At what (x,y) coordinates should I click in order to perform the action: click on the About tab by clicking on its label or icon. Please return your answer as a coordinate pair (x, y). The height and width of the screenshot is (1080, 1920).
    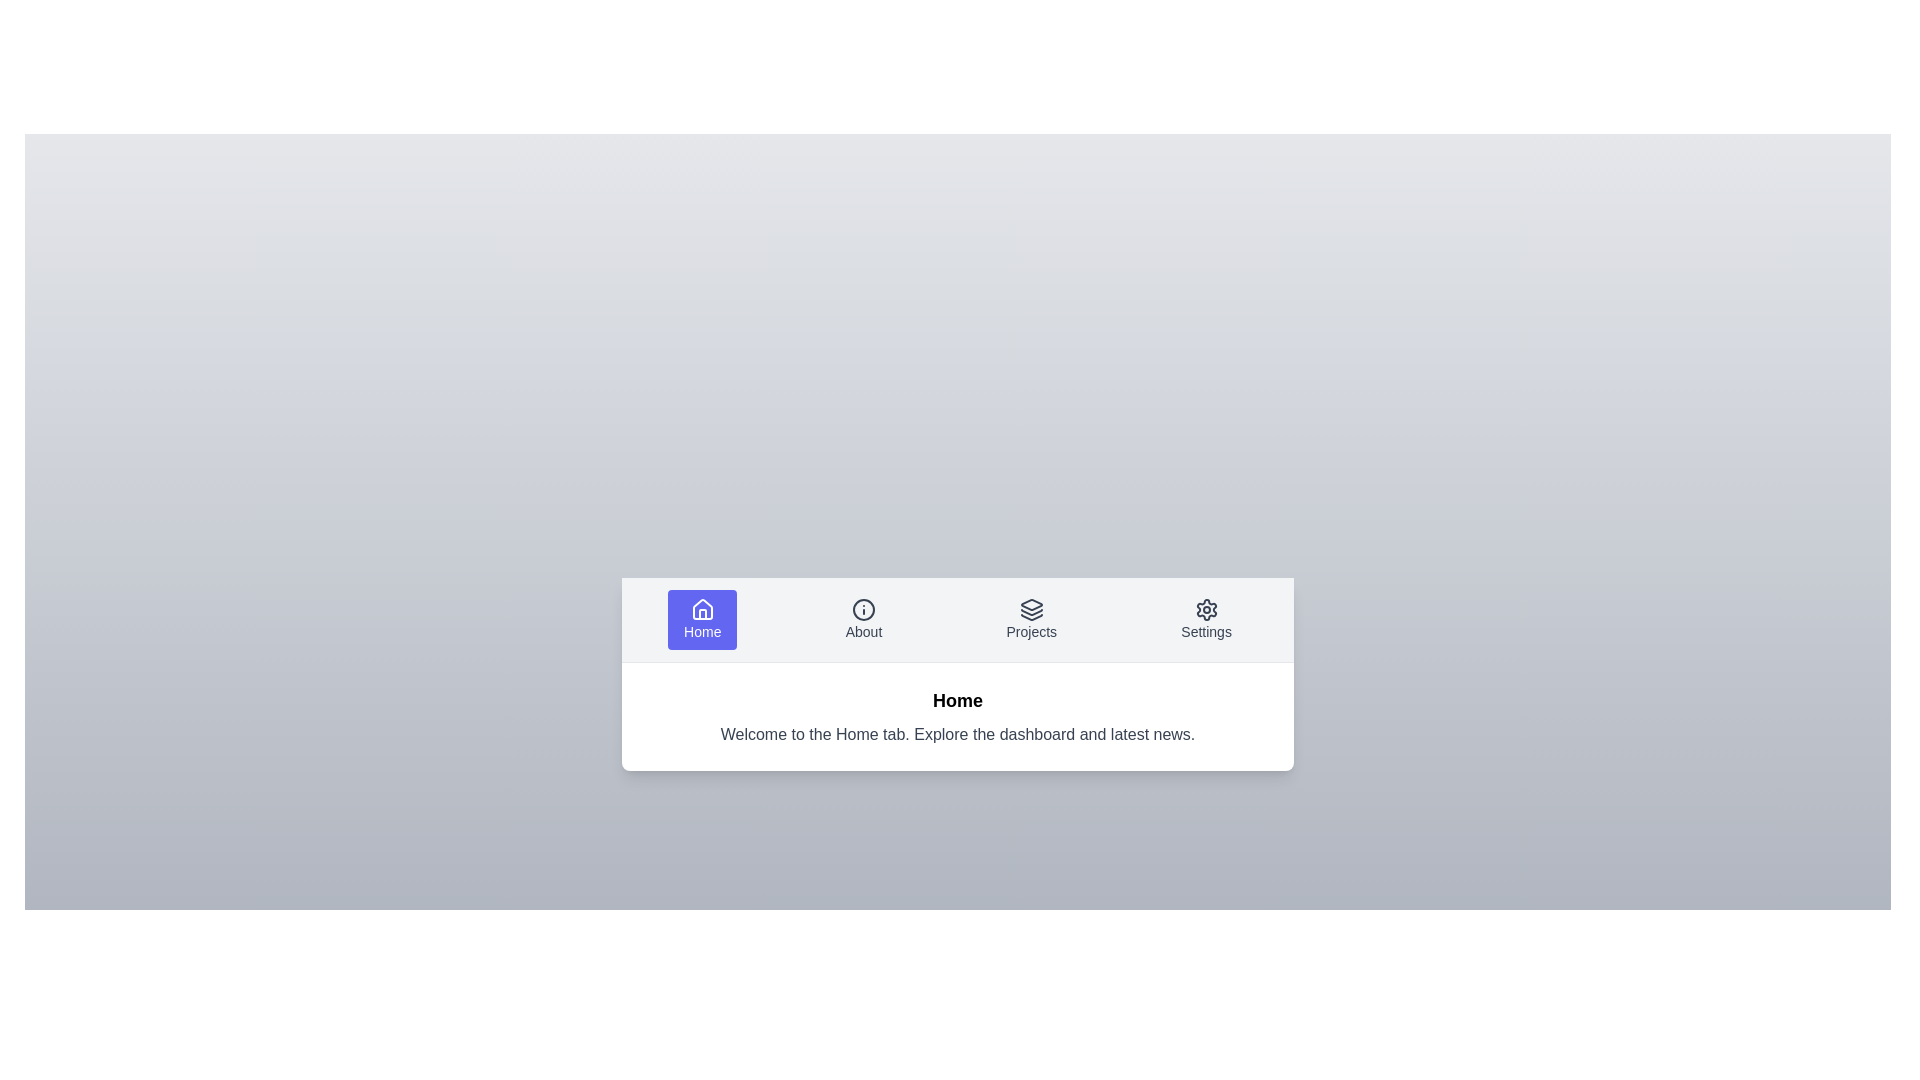
    Looking at the image, I should click on (864, 618).